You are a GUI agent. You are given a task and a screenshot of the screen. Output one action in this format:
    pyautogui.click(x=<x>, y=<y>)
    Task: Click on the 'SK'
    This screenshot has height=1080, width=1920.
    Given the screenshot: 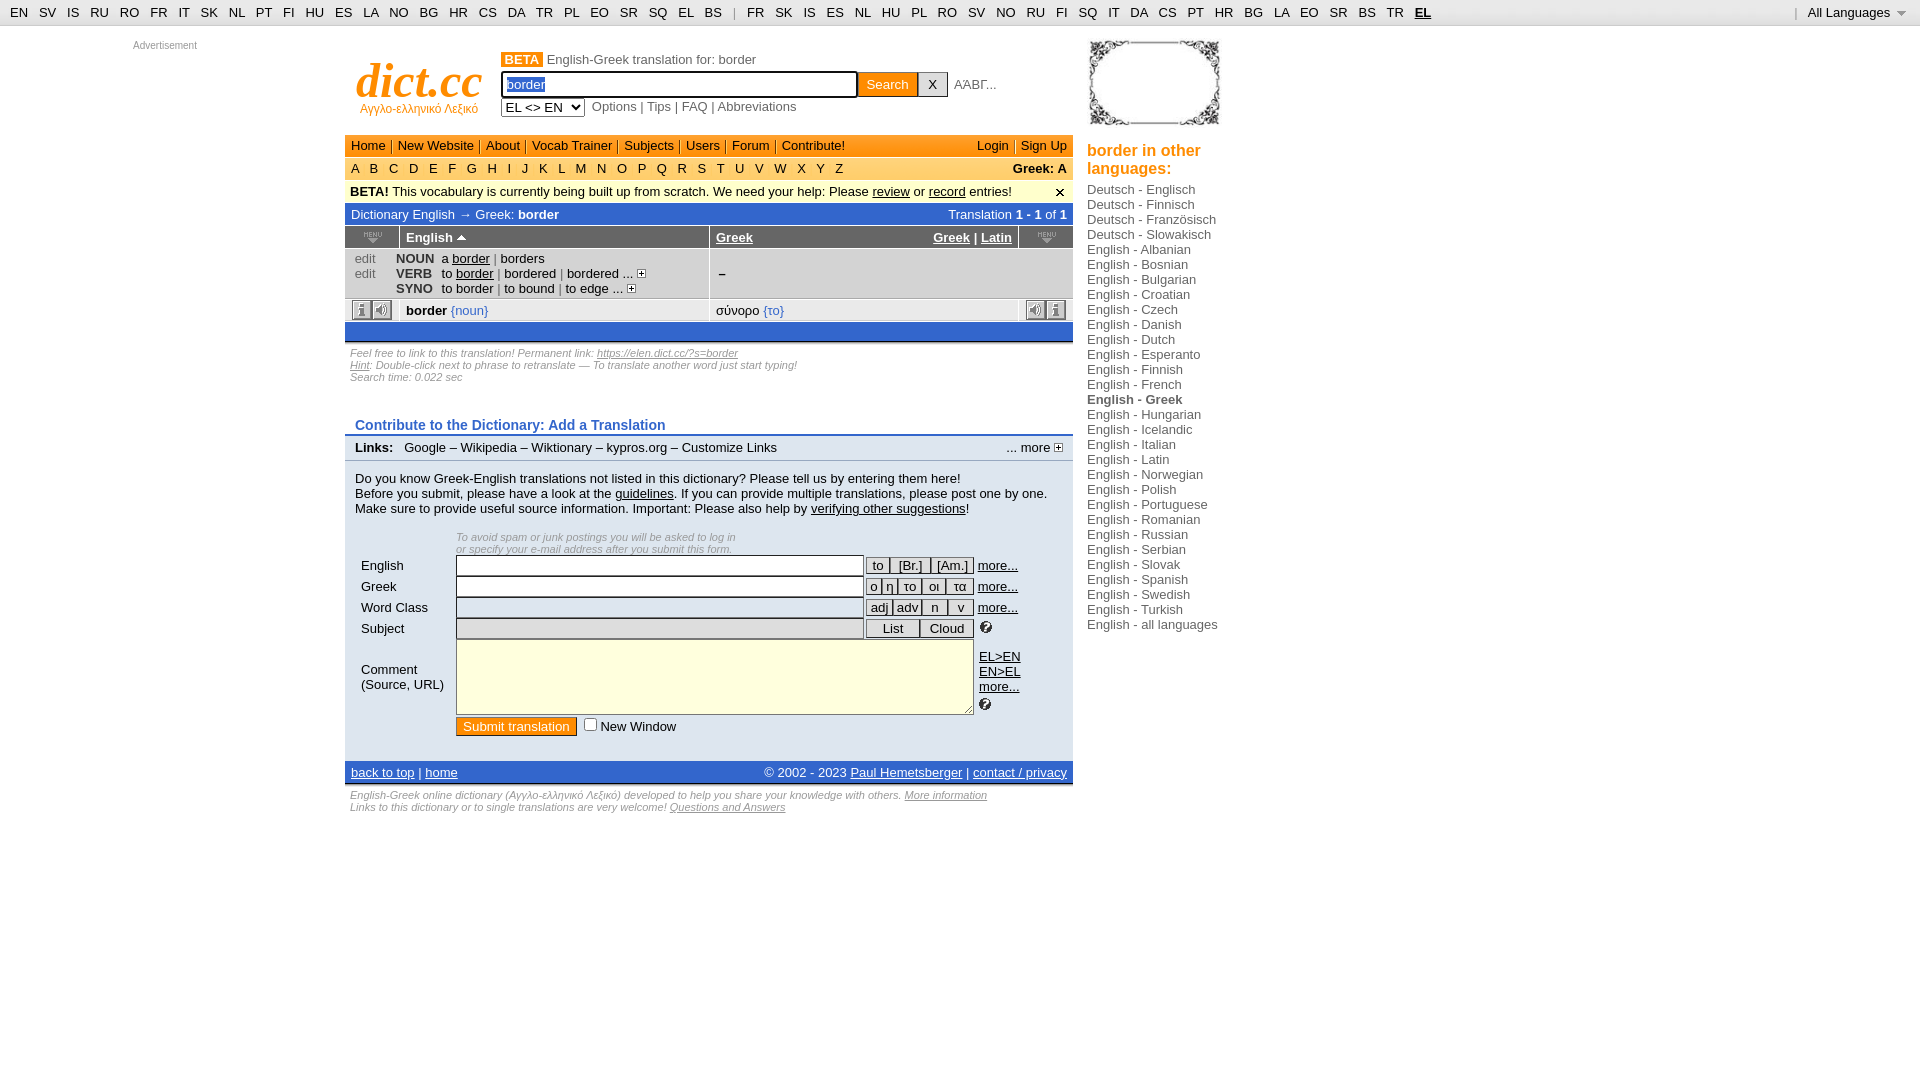 What is the action you would take?
    pyautogui.click(x=773, y=12)
    